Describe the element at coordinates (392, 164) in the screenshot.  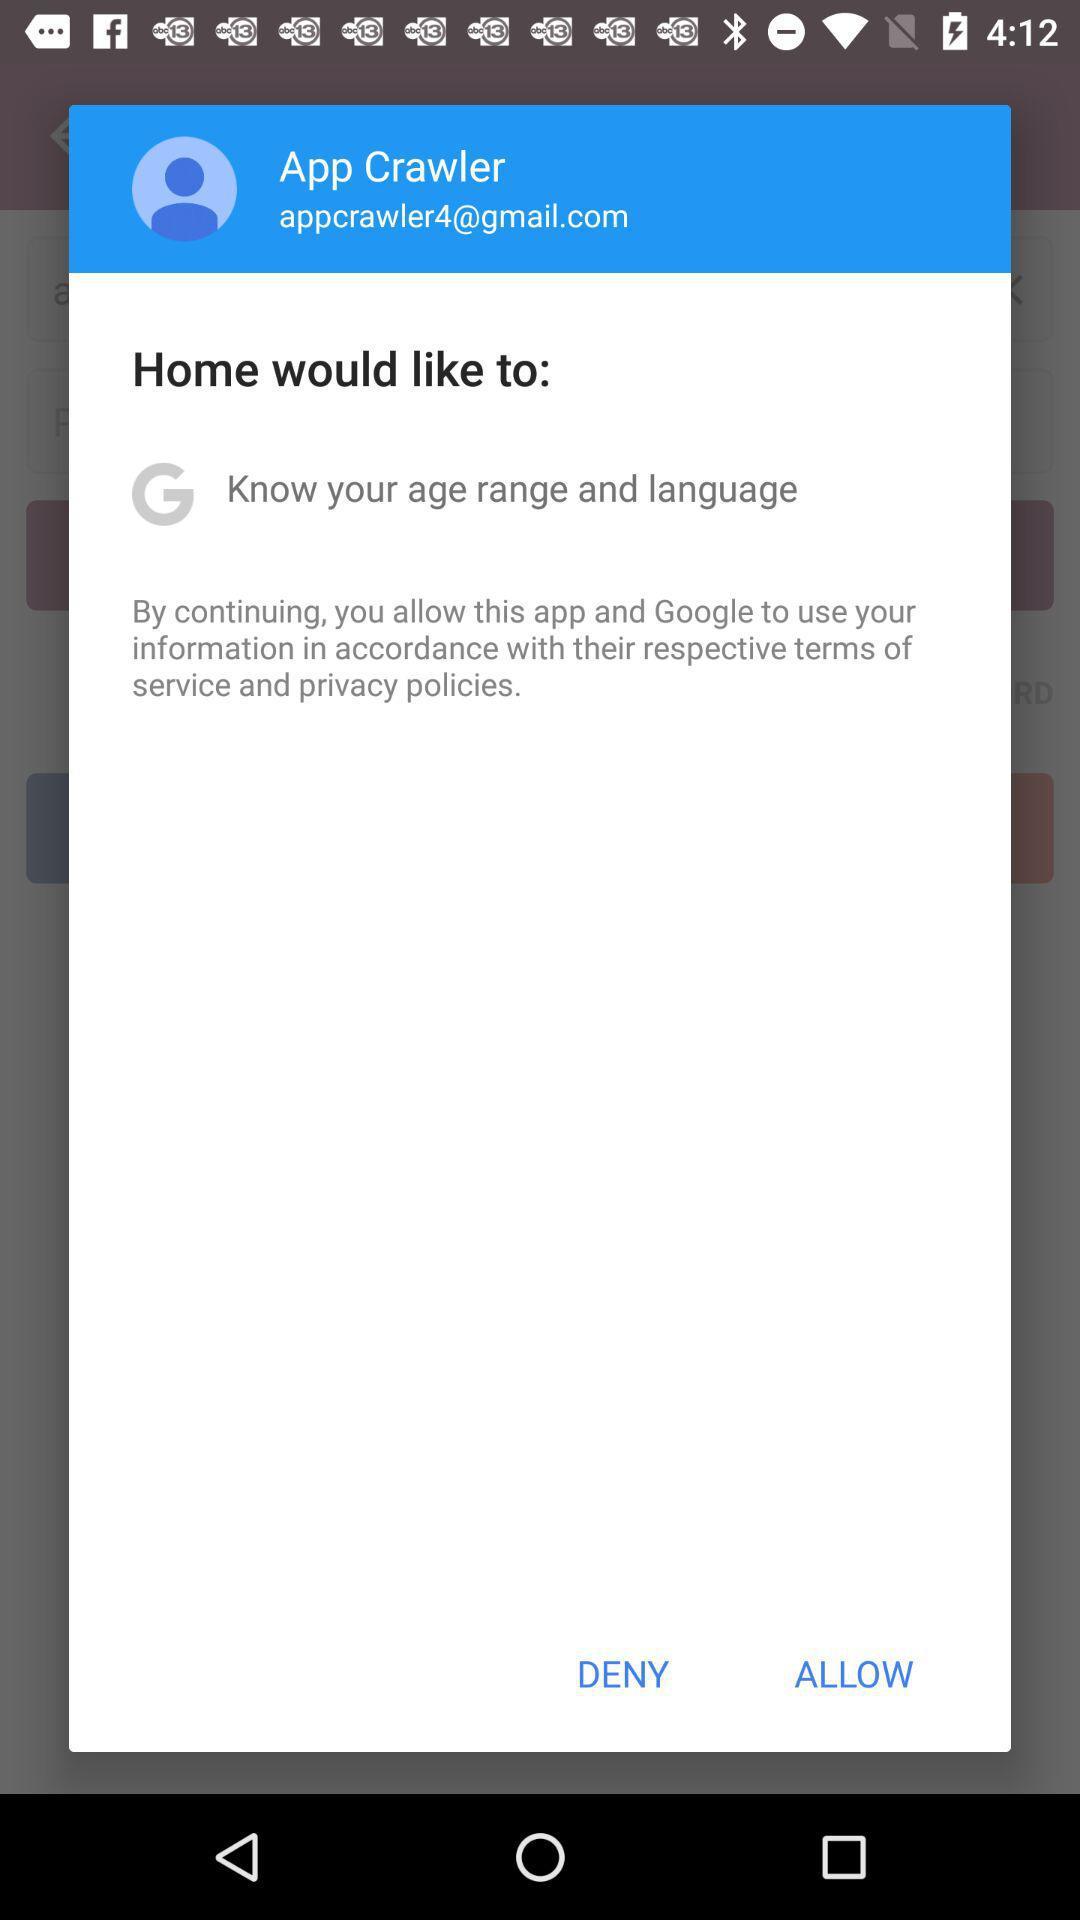
I see `app above appcrawler4@gmail.com icon` at that location.